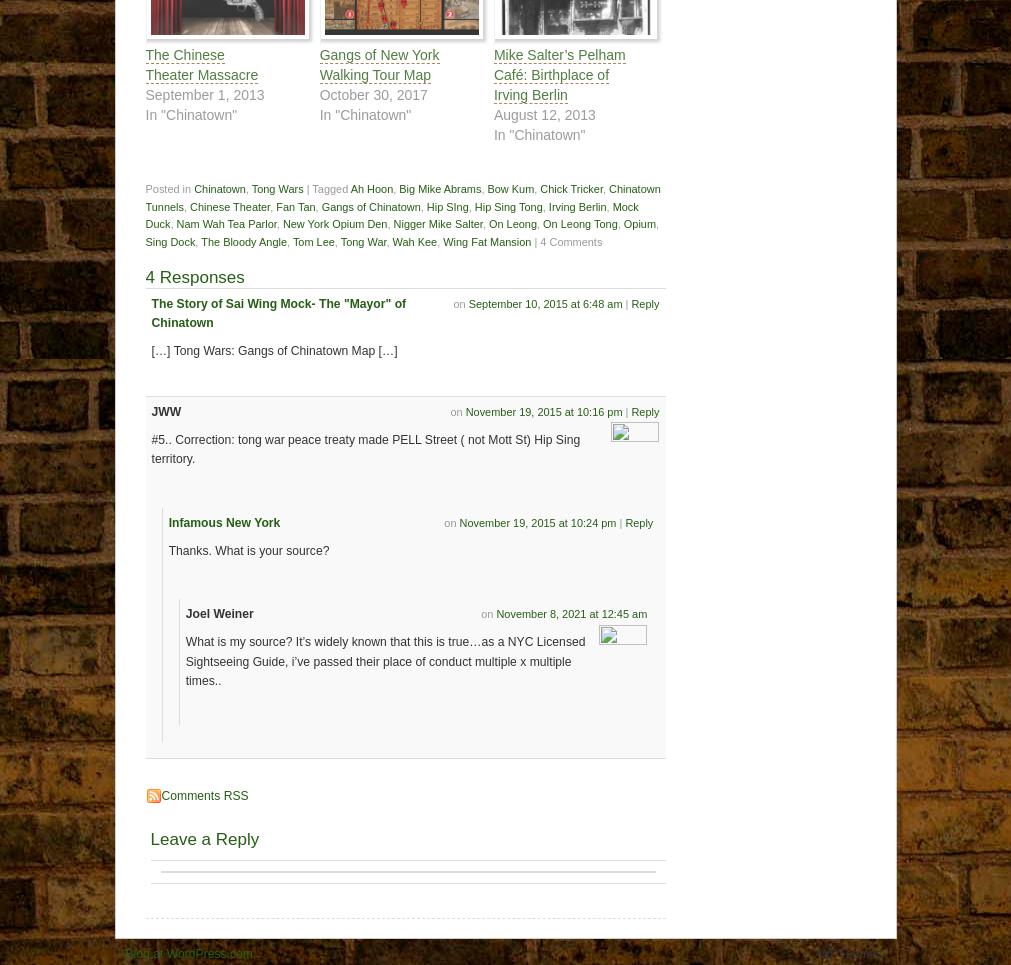  I want to click on 'On Leong', so click(512, 222).